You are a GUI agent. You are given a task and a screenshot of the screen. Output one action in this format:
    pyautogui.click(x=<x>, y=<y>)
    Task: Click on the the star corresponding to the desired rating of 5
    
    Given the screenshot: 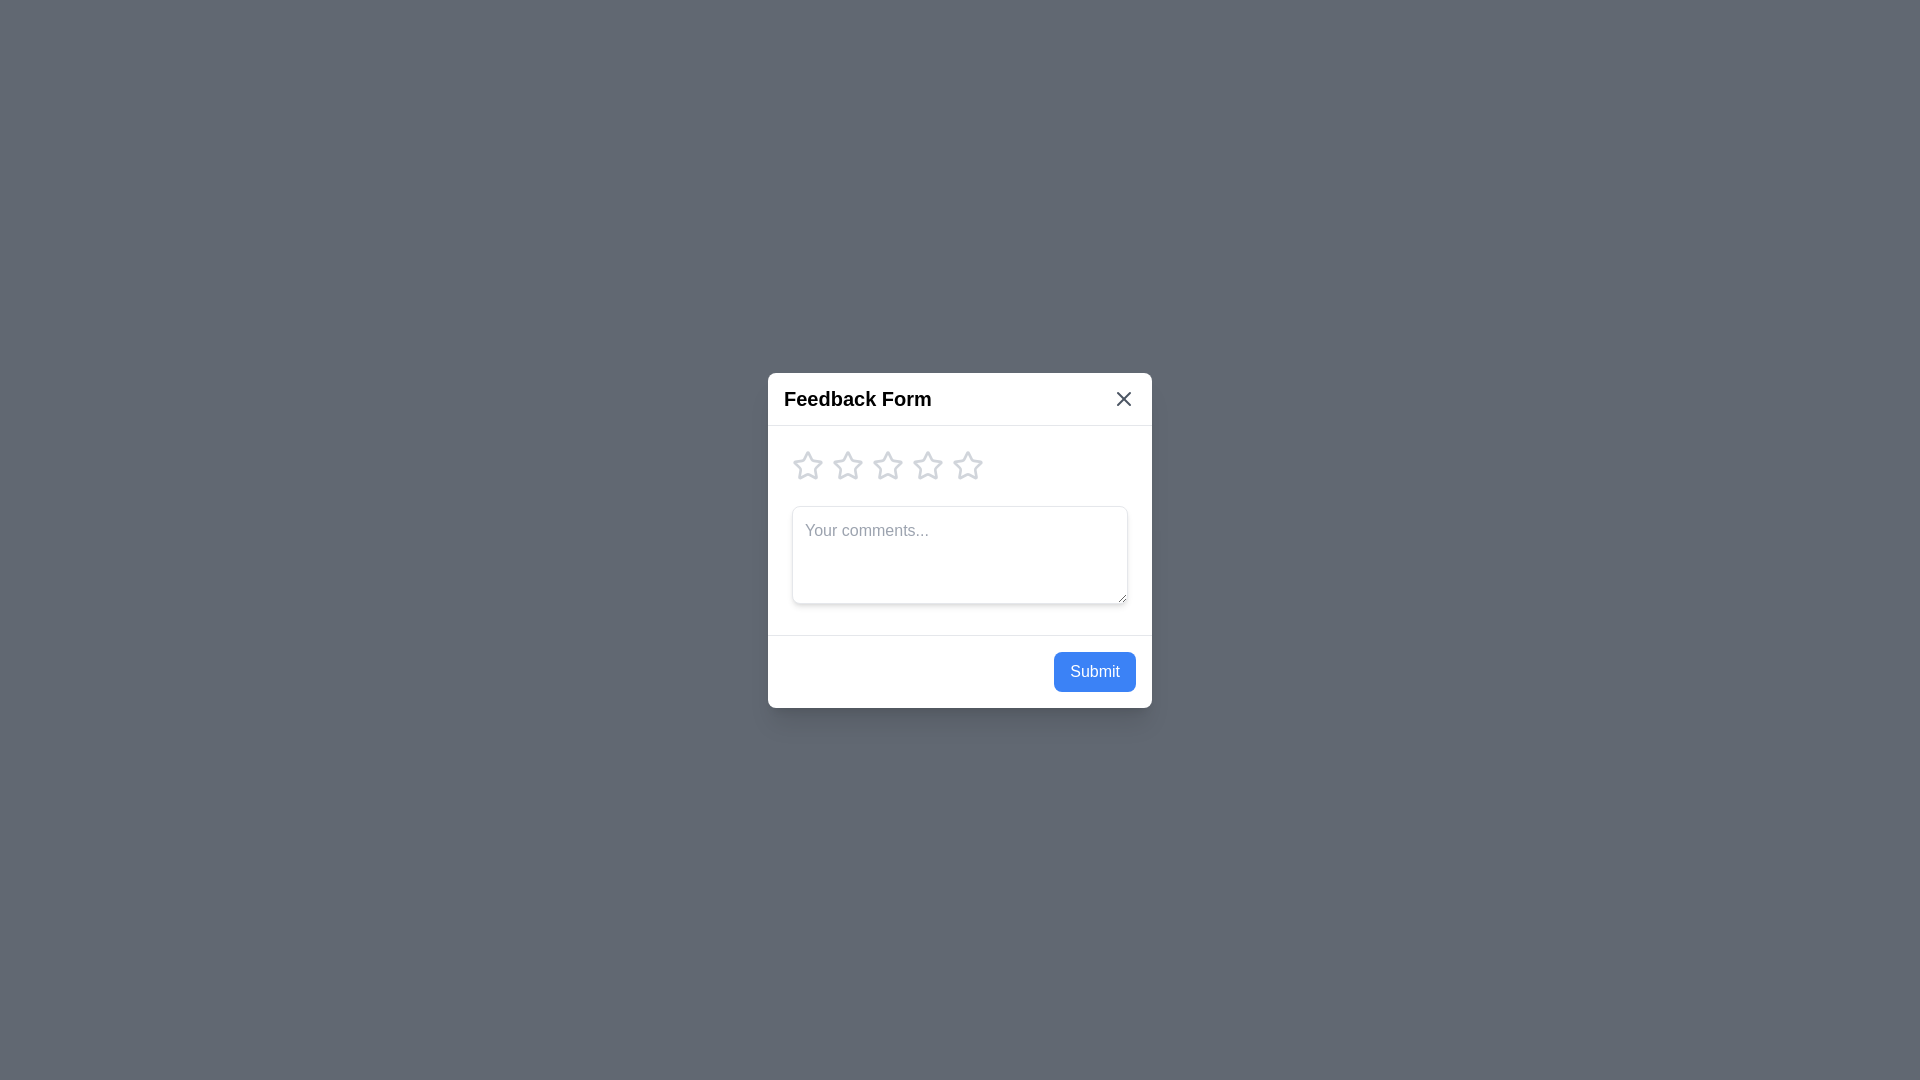 What is the action you would take?
    pyautogui.click(x=968, y=465)
    